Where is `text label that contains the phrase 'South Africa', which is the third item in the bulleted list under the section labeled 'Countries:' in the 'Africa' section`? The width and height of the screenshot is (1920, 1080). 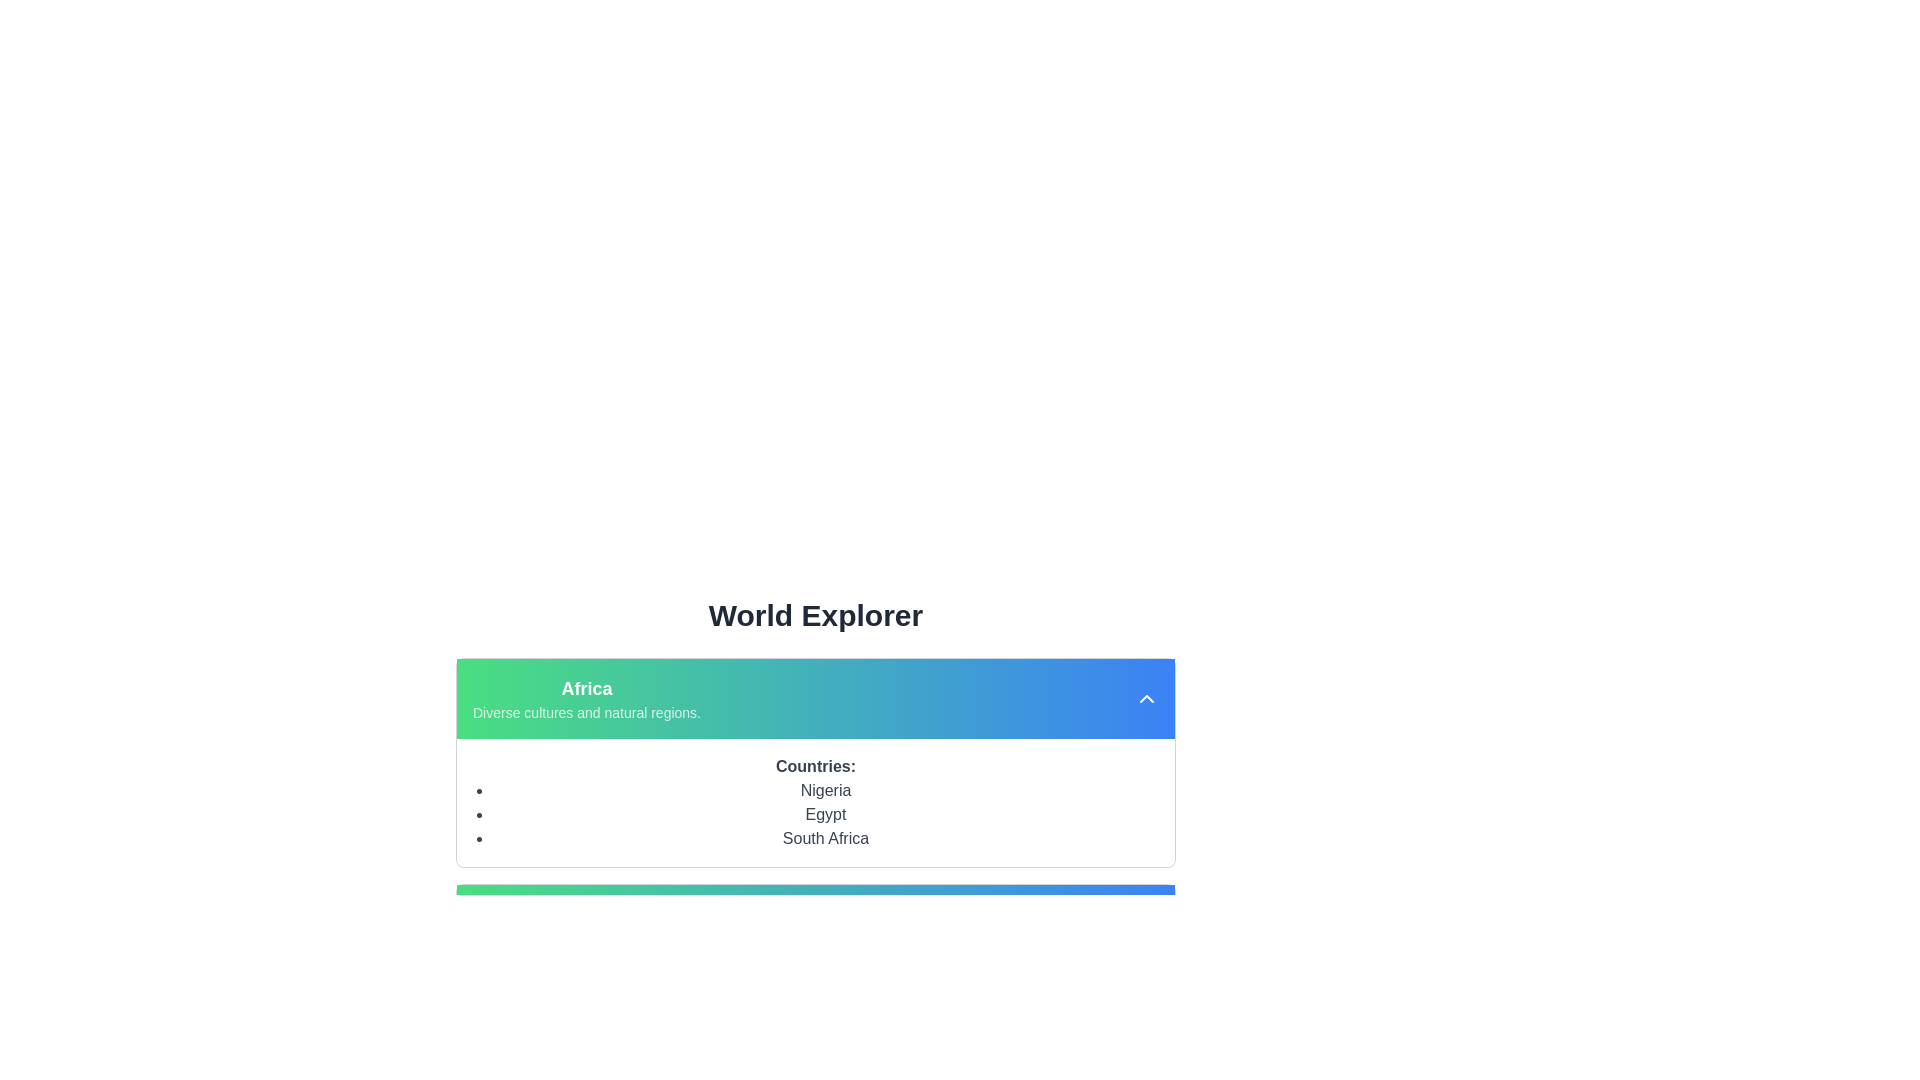 text label that contains the phrase 'South Africa', which is the third item in the bulleted list under the section labeled 'Countries:' in the 'Africa' section is located at coordinates (825, 839).